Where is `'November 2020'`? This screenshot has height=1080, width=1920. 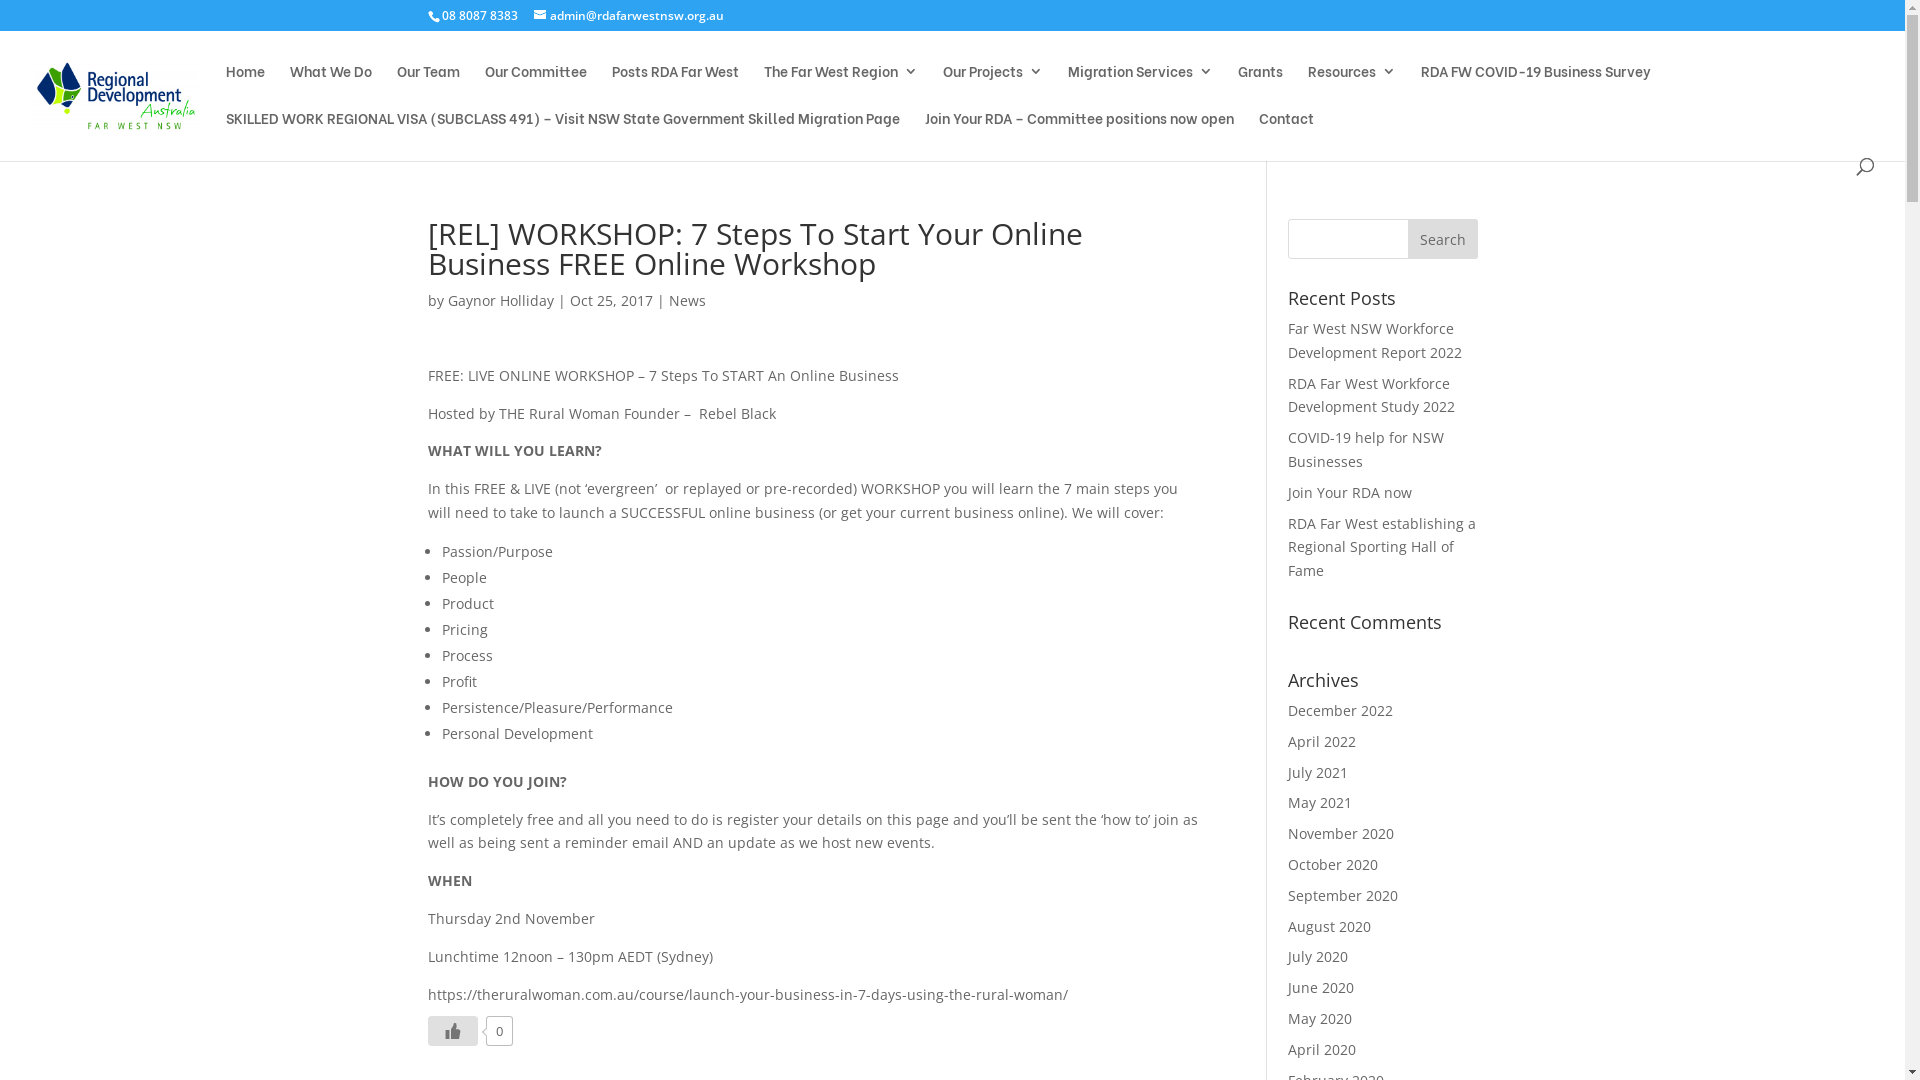 'November 2020' is located at coordinates (1340, 833).